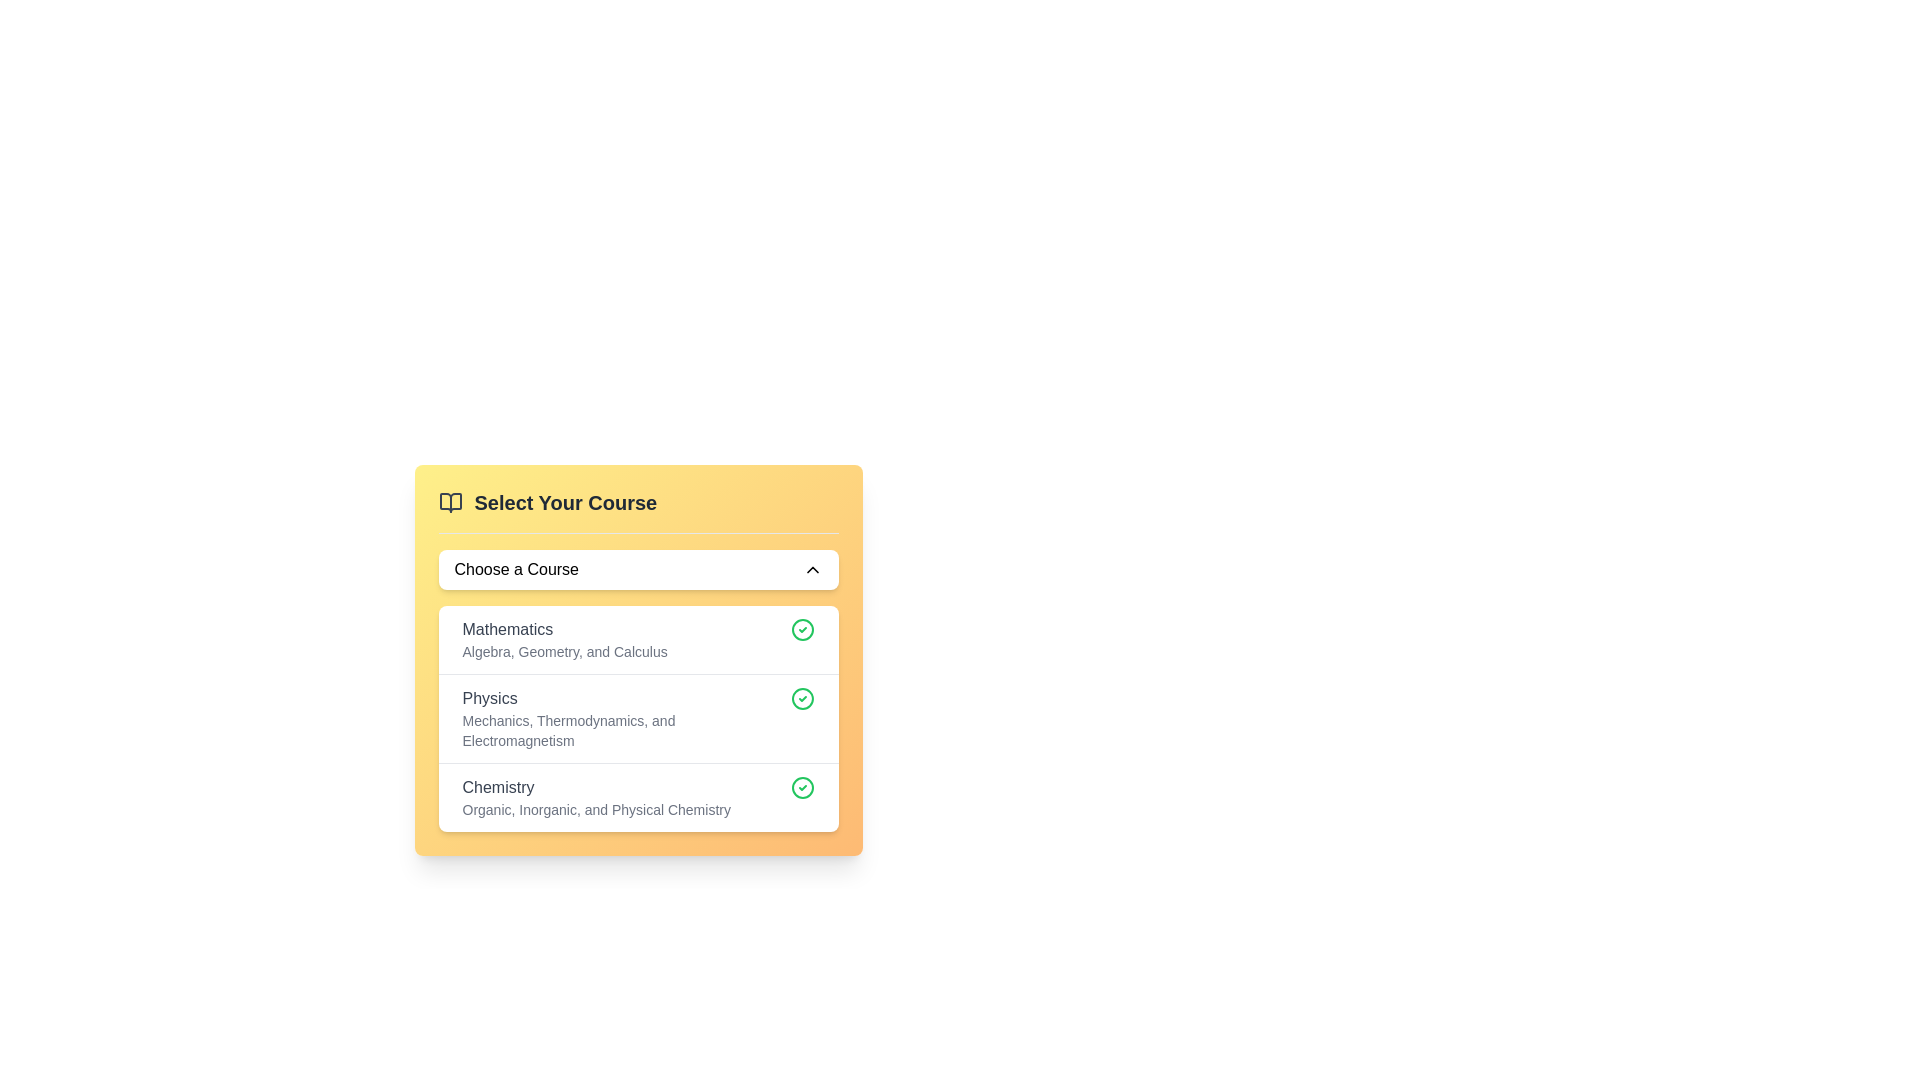 The image size is (1920, 1080). What do you see at coordinates (625, 717) in the screenshot?
I see `the 'Physics' course selection item located in the dropdown menu titled 'Select Your Course'. This item is the second entry in the list, positioned between 'Mathematics' and 'Chemistry'` at bounding box center [625, 717].